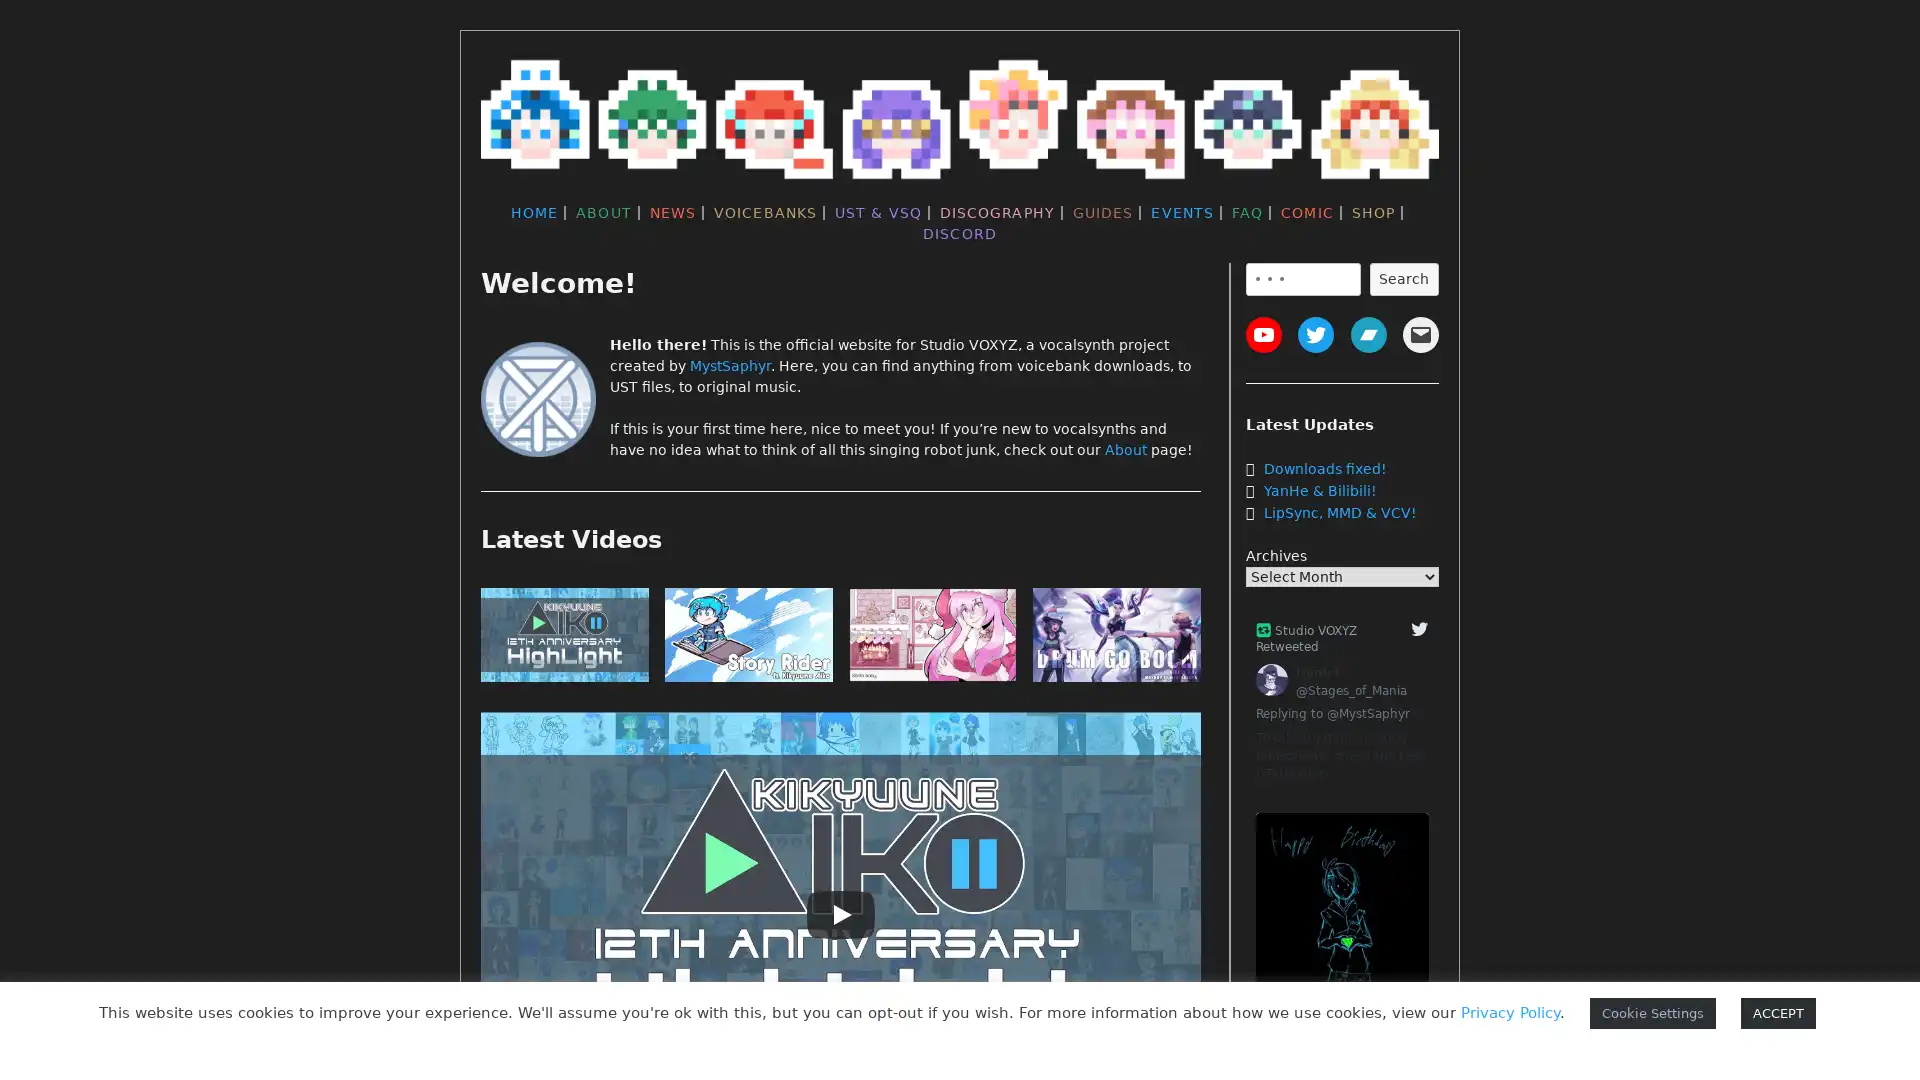 The image size is (1920, 1080). I want to click on Play, so click(840, 914).